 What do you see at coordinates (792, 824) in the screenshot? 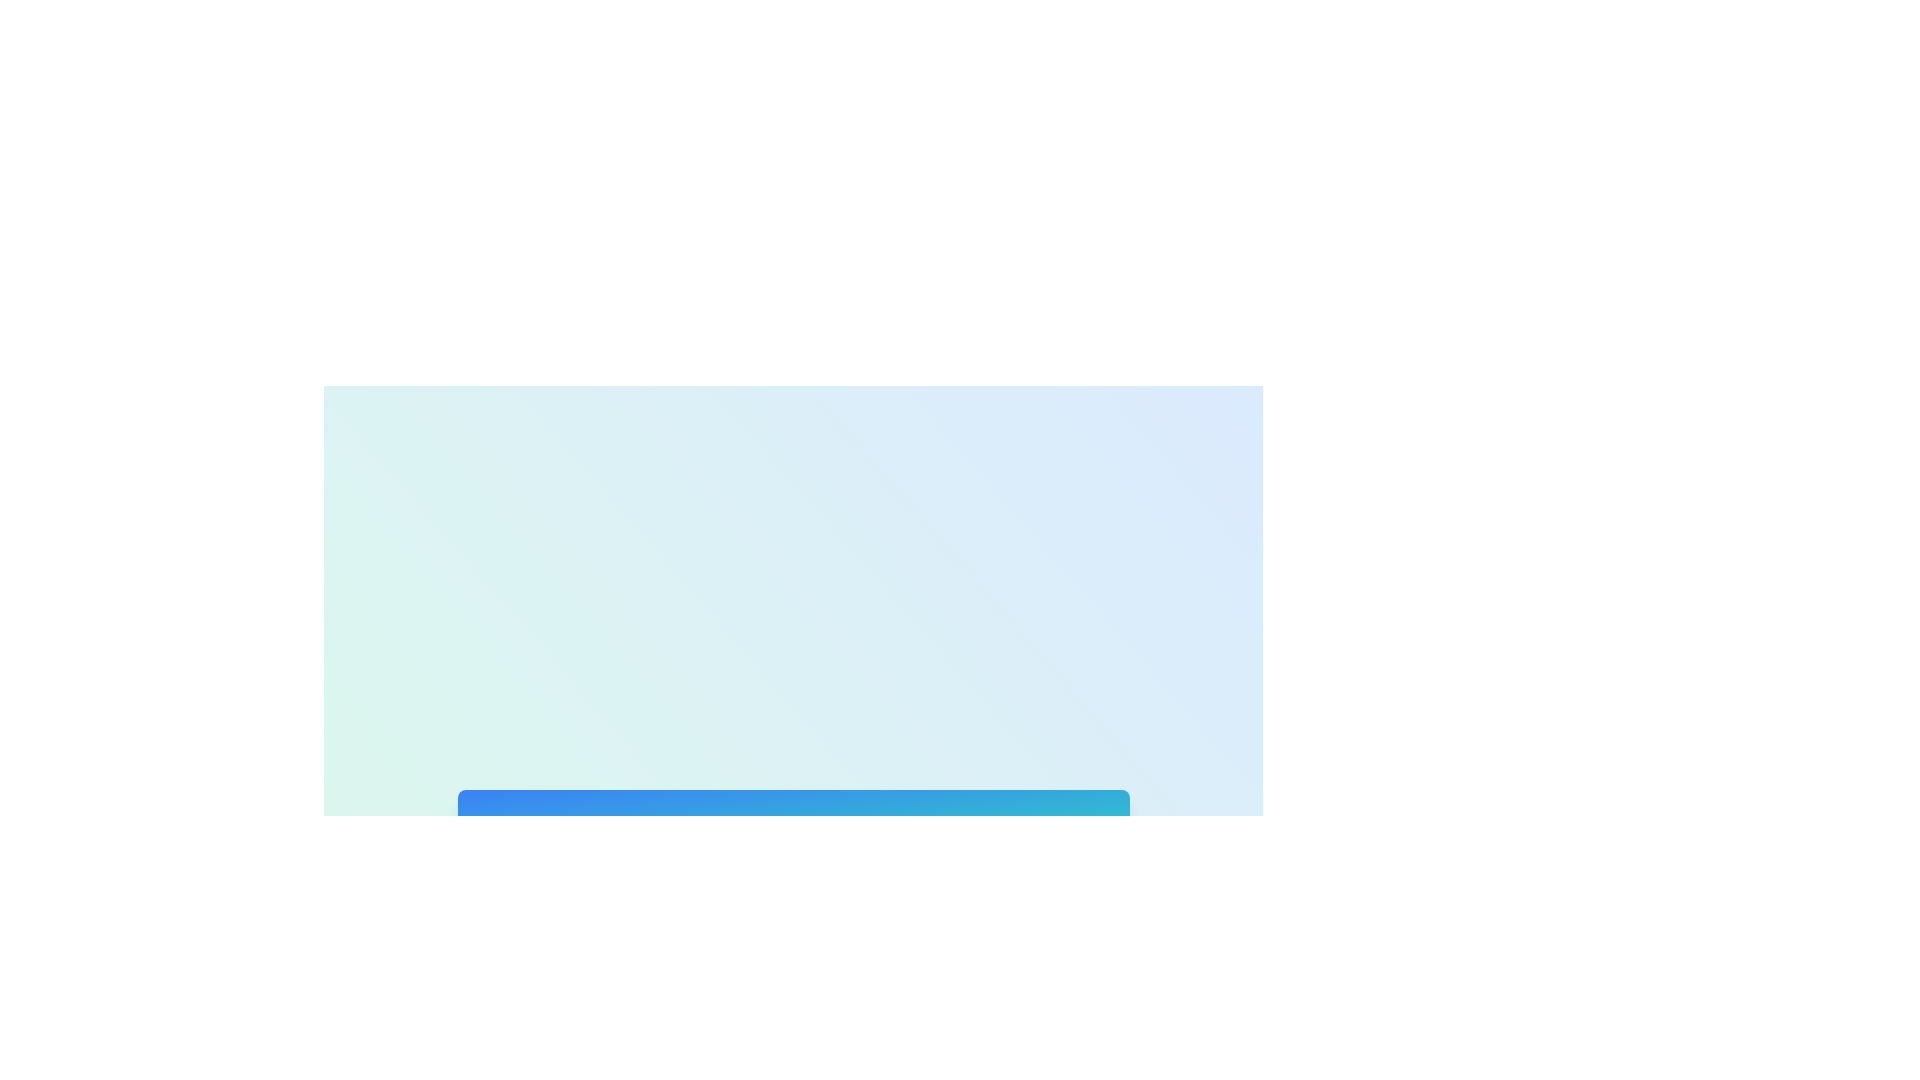
I see `the Header Bar that features a gradient background from blue to teal and contains the text 'World Overview' in white font` at bounding box center [792, 824].